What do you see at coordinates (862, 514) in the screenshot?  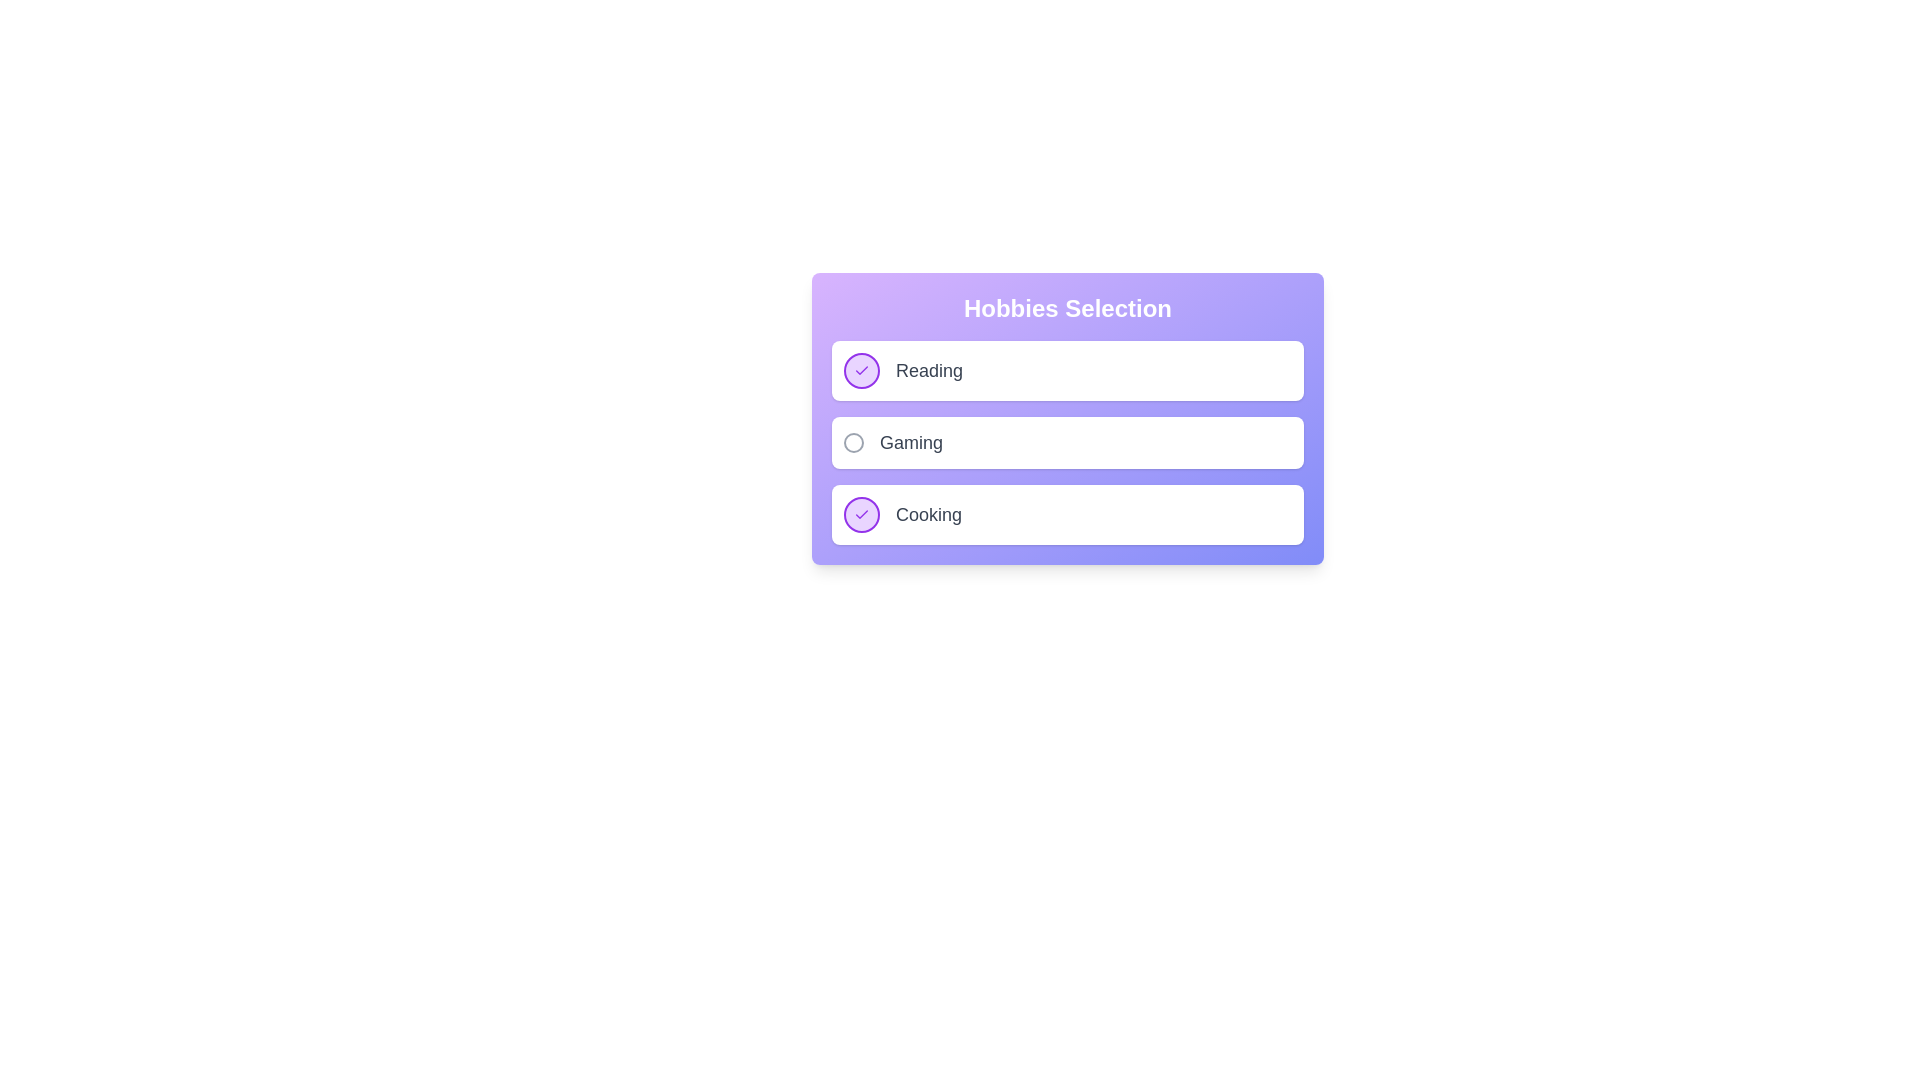 I see `the activity Cooking by clicking its respective button` at bounding box center [862, 514].